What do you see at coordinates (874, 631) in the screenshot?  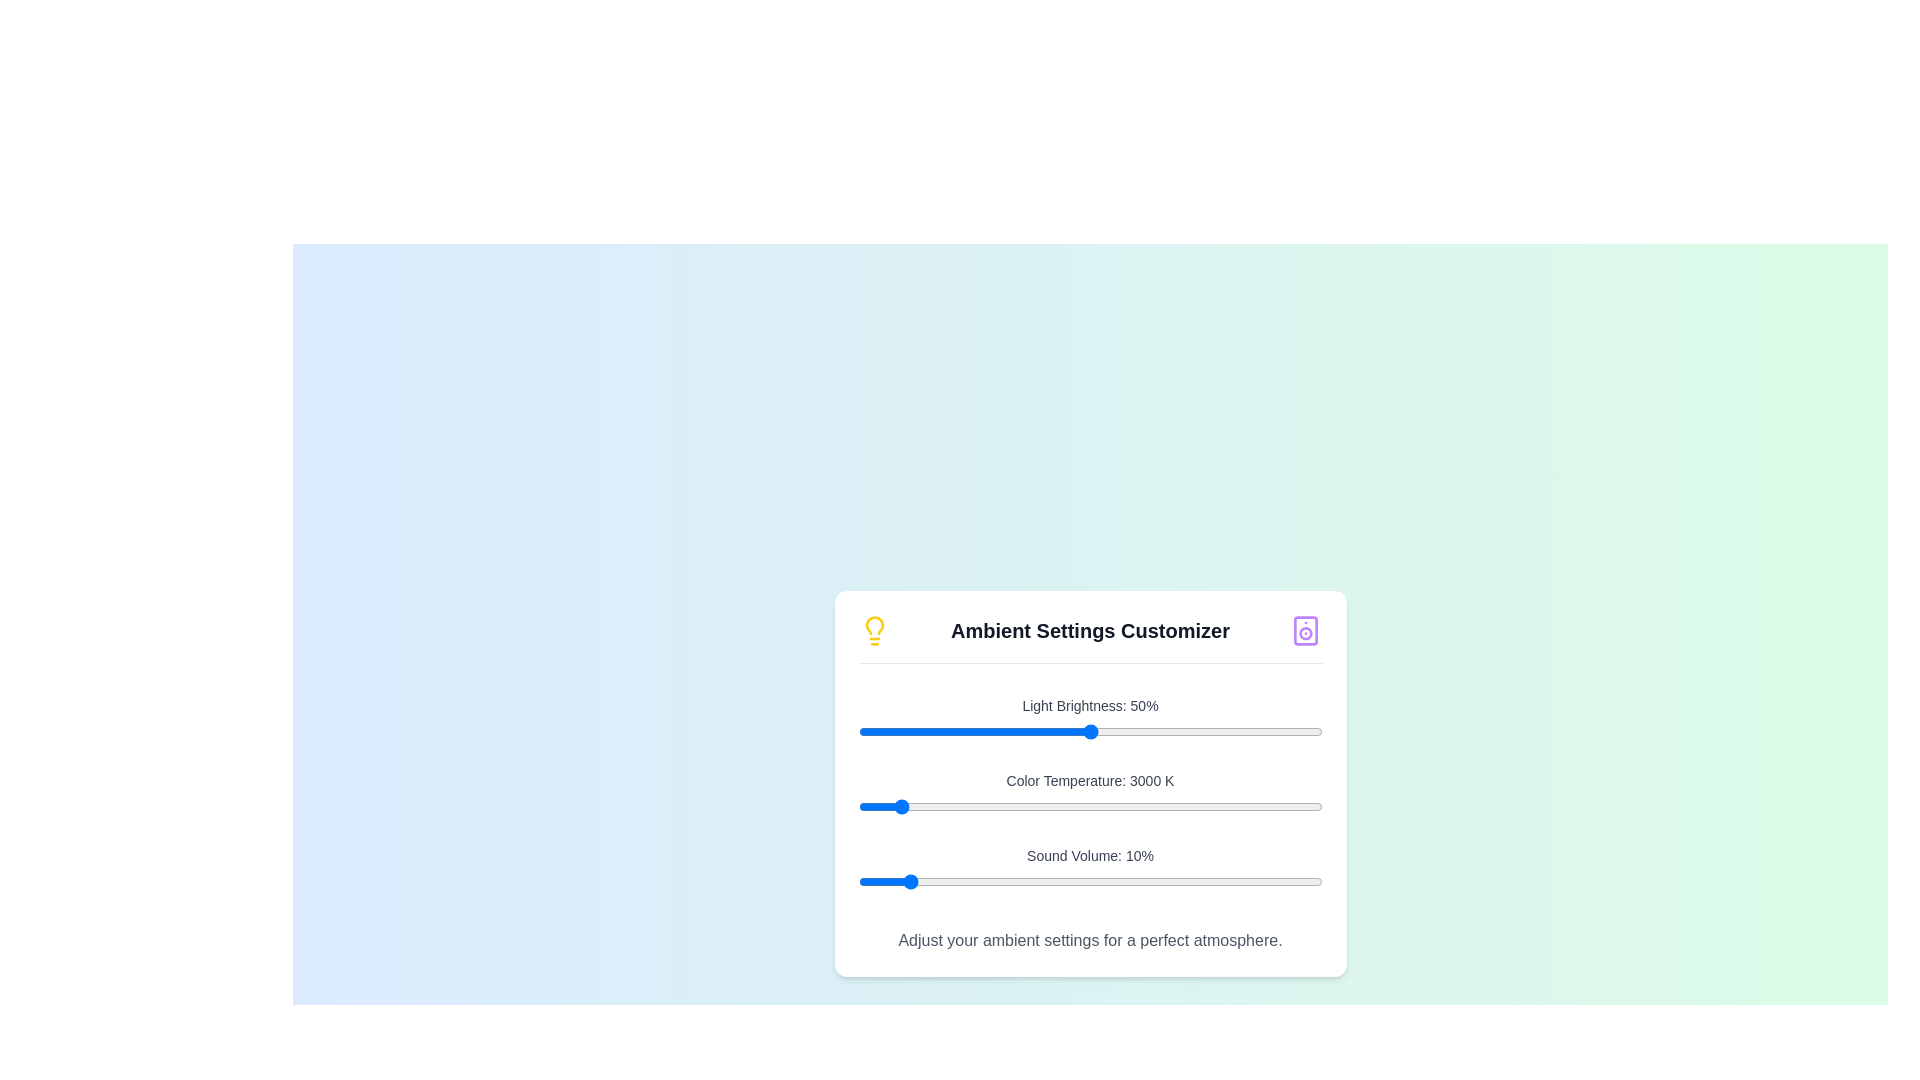 I see `the light bulb icon indicating the lighting or brightness-related feature in the 'Ambient Settings Customizer' section, located at the far left of the header row` at bounding box center [874, 631].